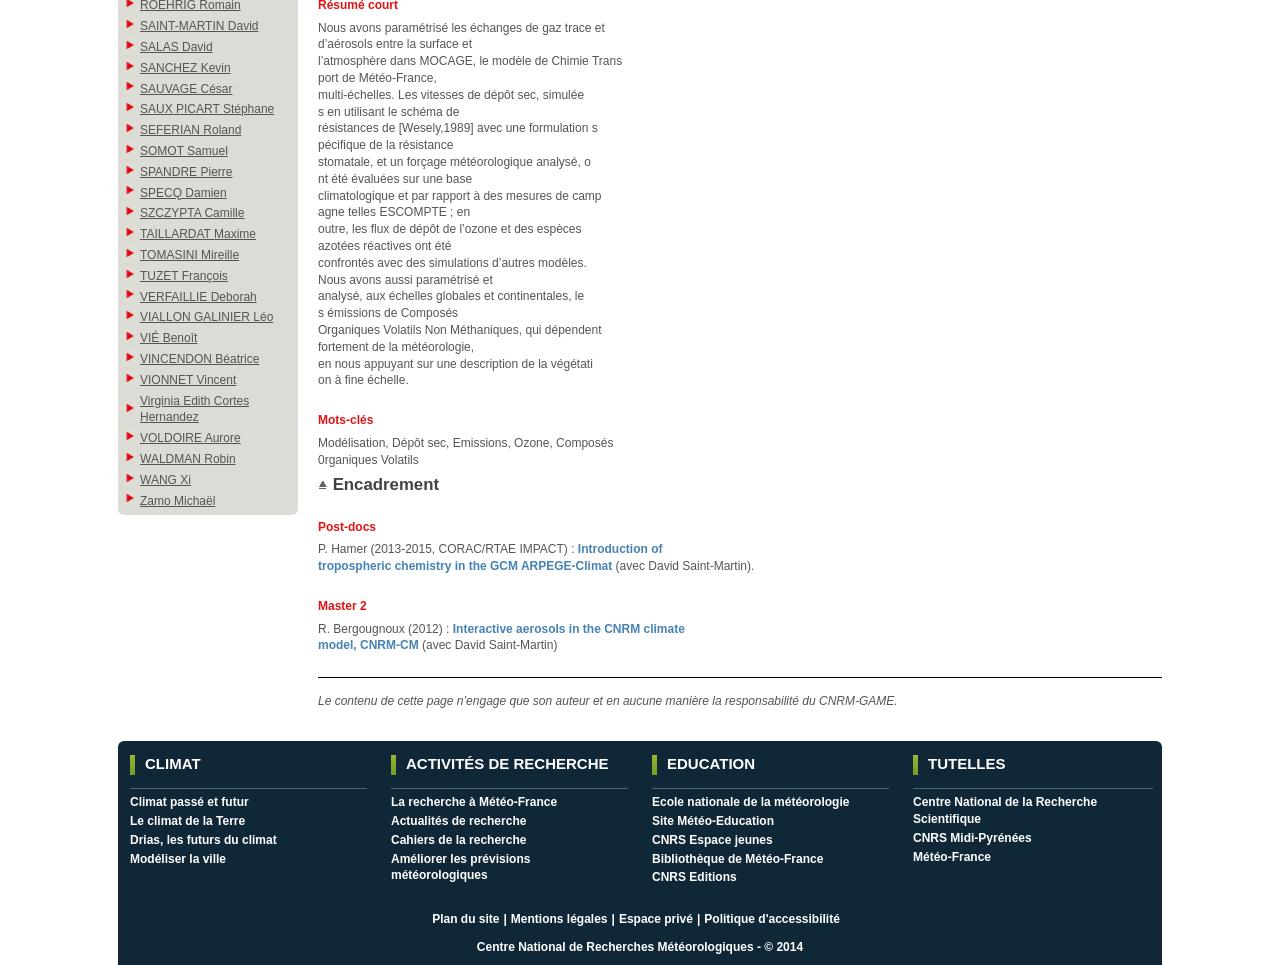  I want to click on 'Espace privé', so click(616, 917).